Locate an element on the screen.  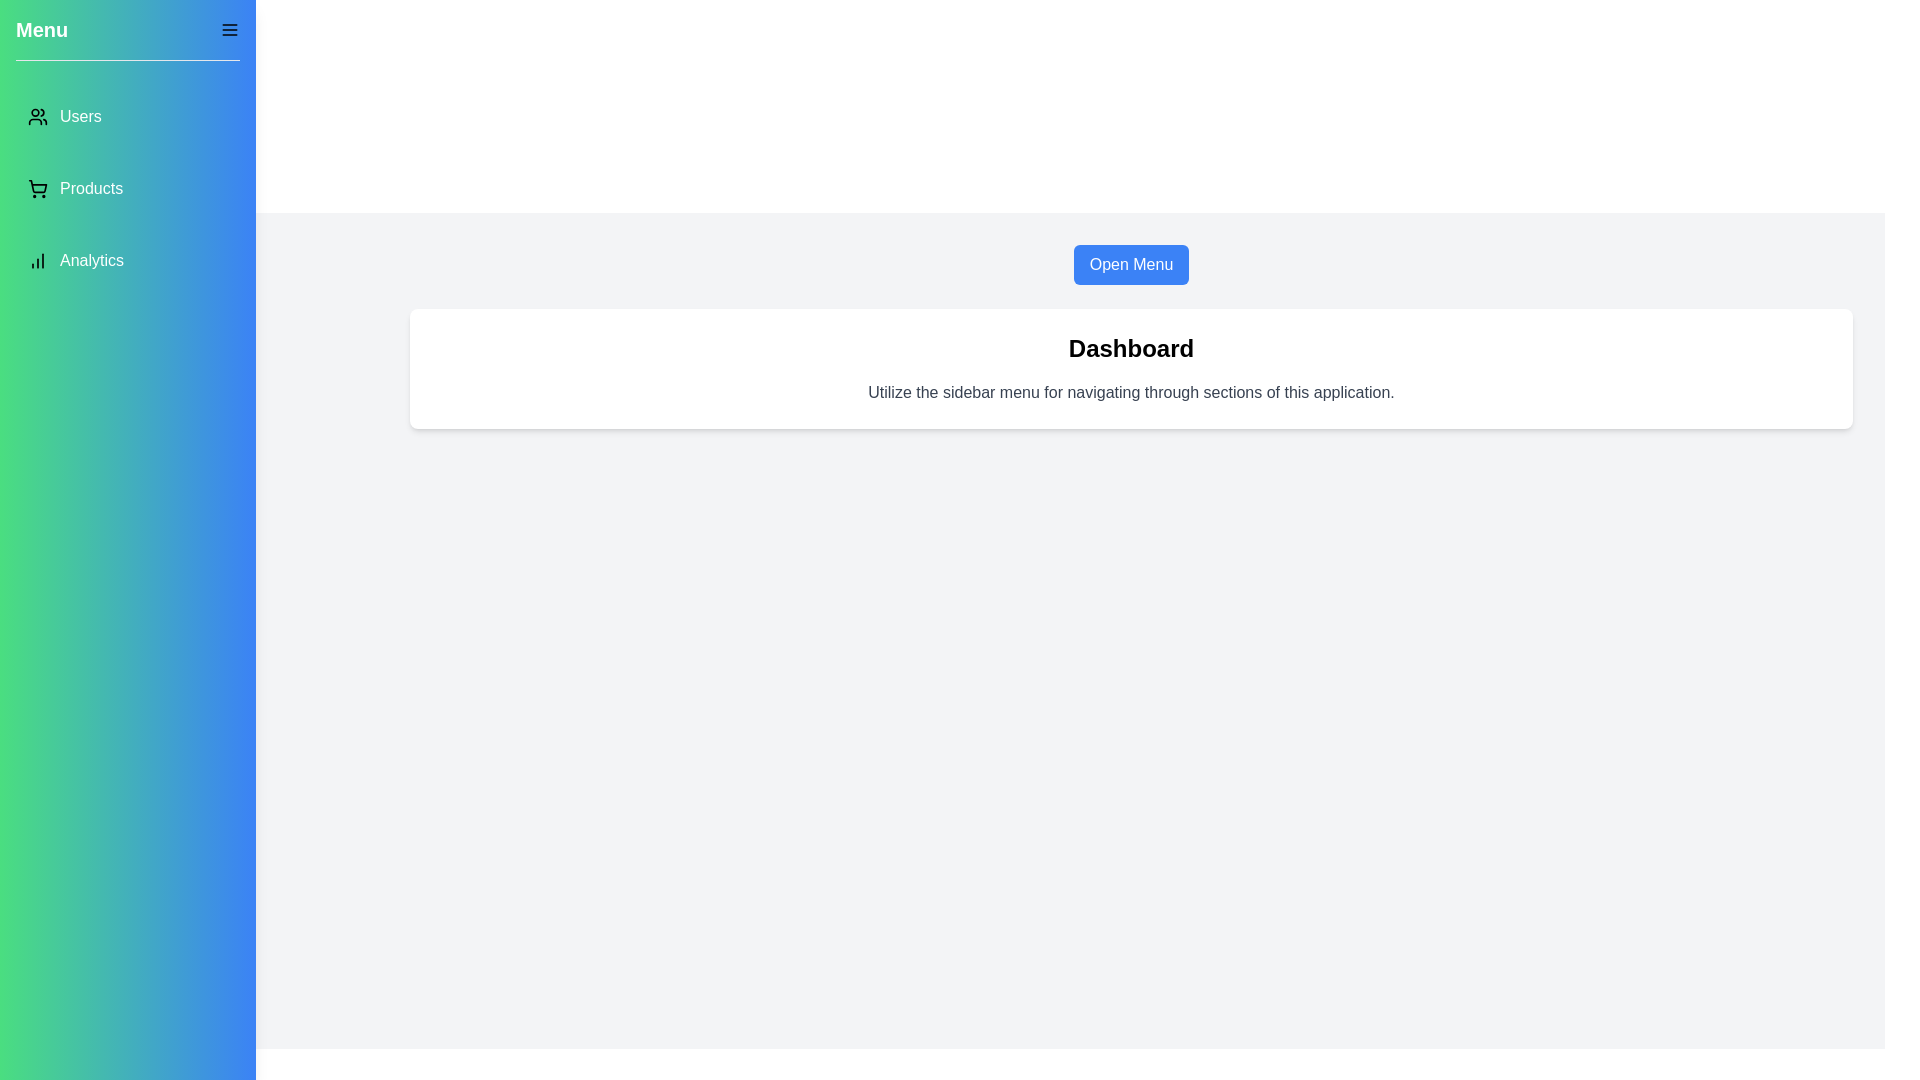
the menu item labeled Analytics to navigate to the respective section is located at coordinates (127, 260).